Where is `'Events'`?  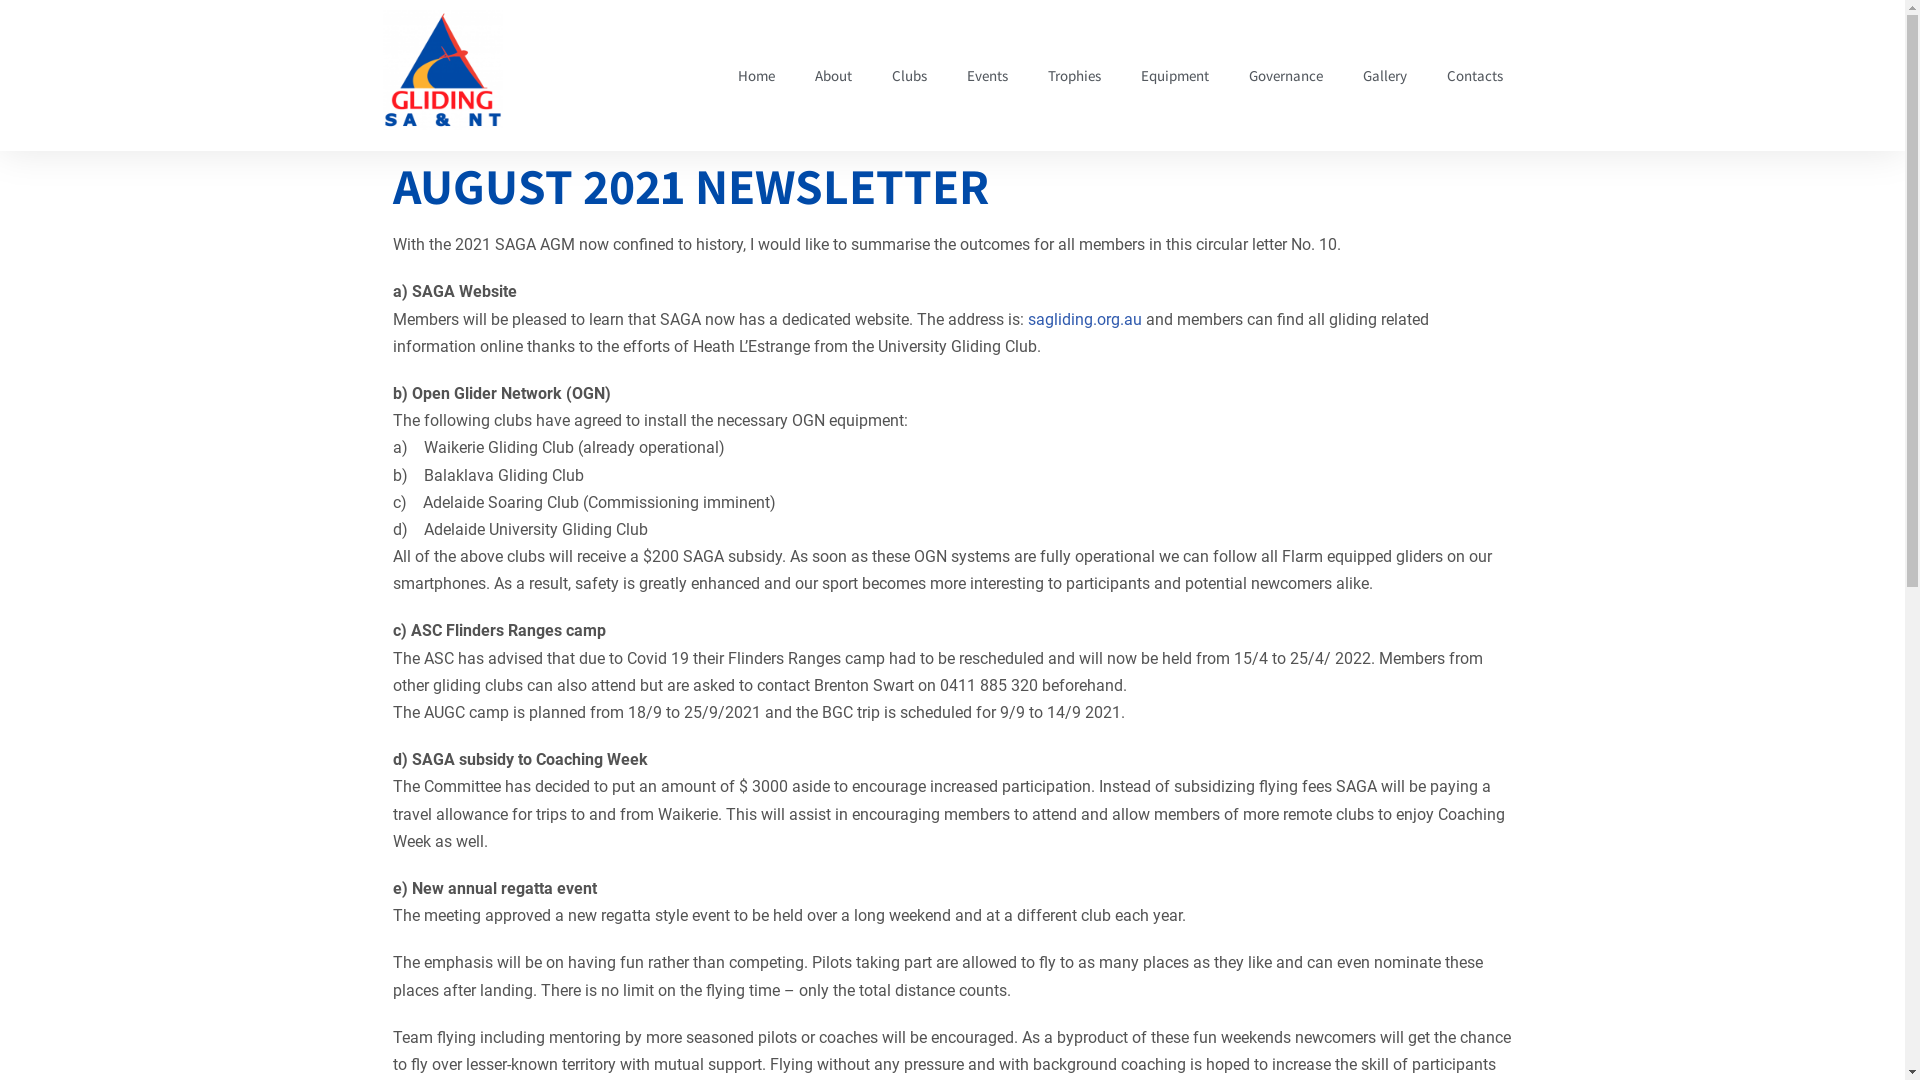
'Events' is located at coordinates (986, 75).